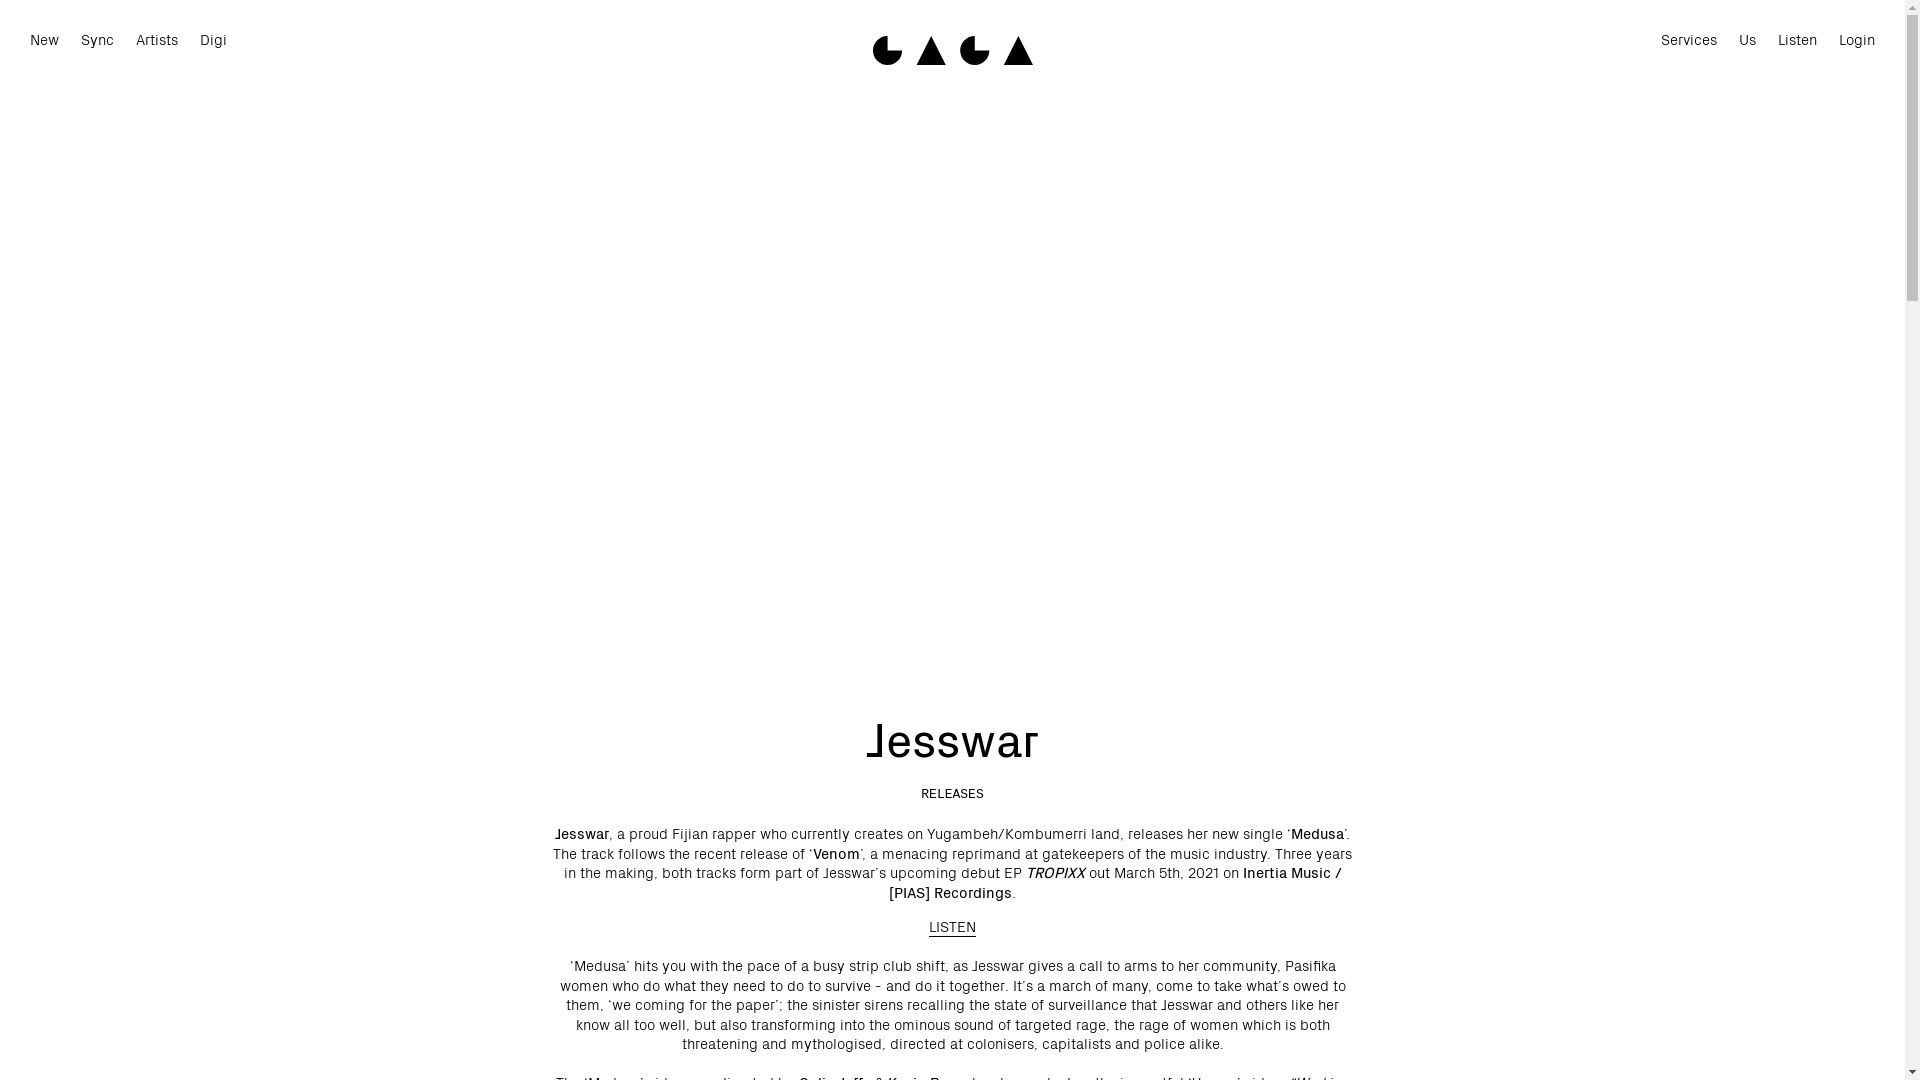  Describe the element at coordinates (1737, 40) in the screenshot. I see `'Us'` at that location.